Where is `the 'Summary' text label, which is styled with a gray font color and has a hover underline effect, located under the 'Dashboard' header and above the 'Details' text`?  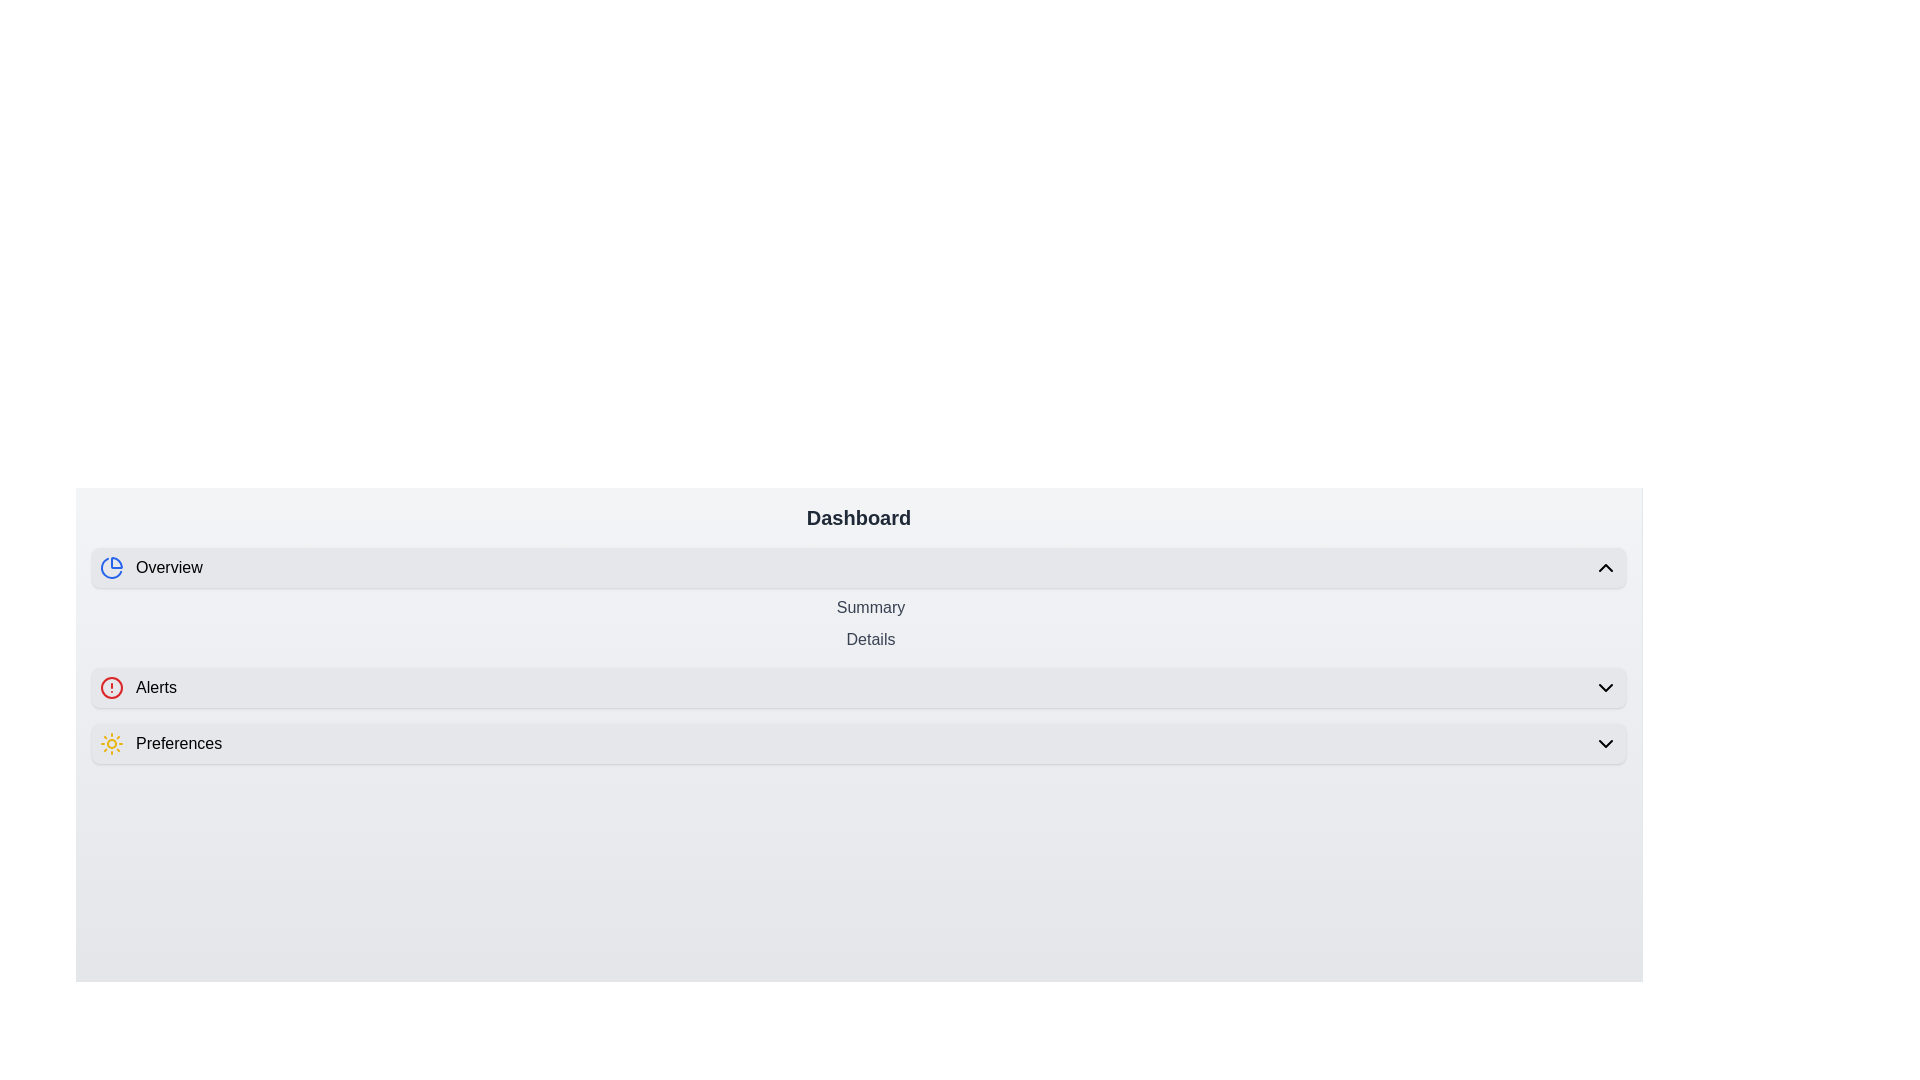 the 'Summary' text label, which is styled with a gray font color and has a hover underline effect, located under the 'Dashboard' header and above the 'Details' text is located at coordinates (870, 607).